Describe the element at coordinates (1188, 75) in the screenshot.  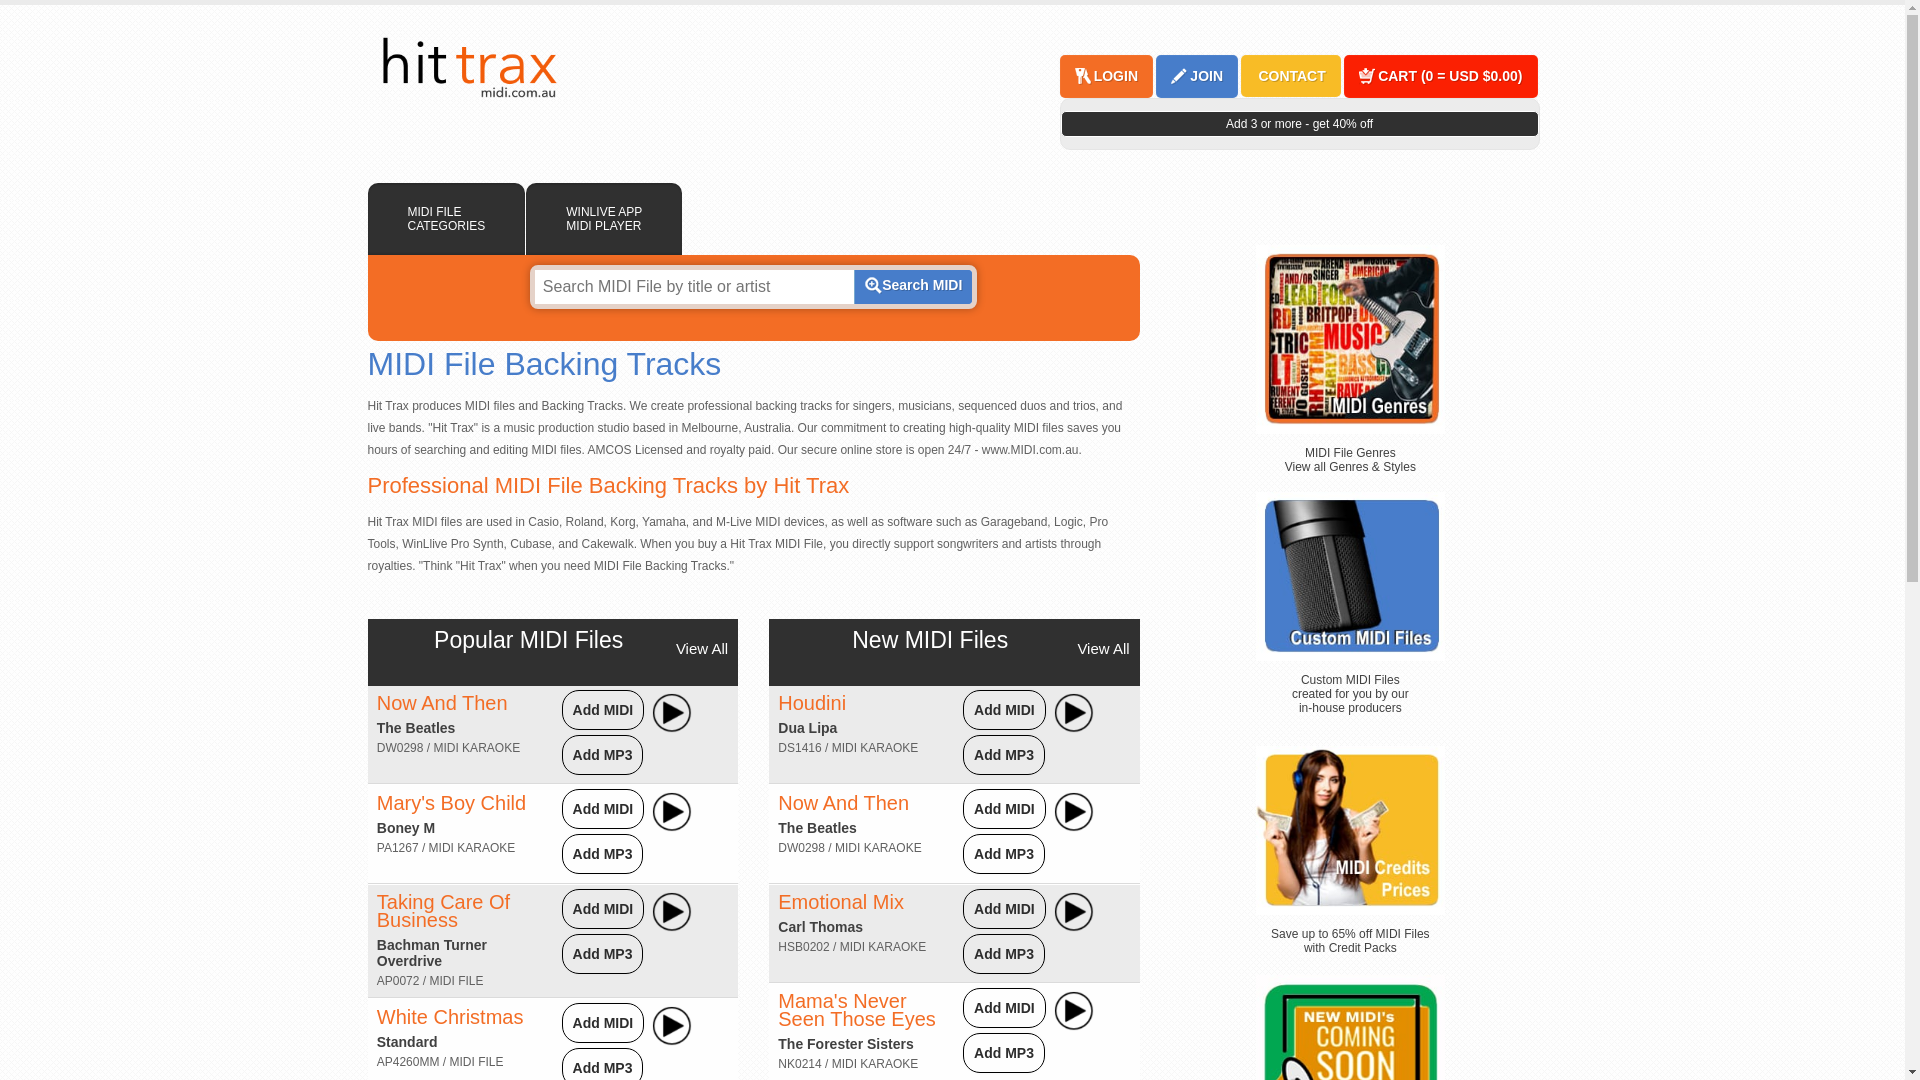
I see `'JOIN'` at that location.